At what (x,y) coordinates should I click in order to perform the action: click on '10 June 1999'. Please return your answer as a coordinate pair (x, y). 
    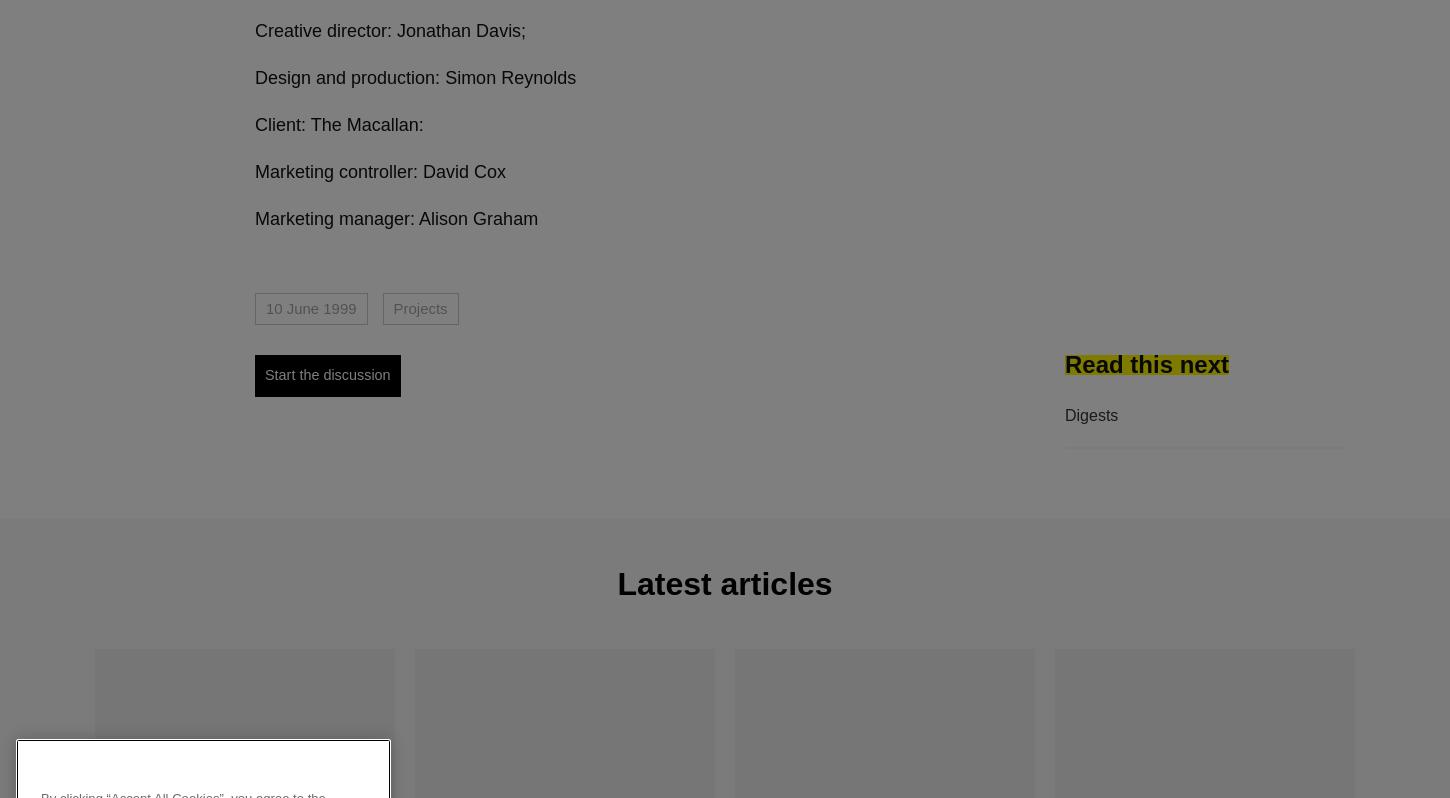
    Looking at the image, I should click on (311, 307).